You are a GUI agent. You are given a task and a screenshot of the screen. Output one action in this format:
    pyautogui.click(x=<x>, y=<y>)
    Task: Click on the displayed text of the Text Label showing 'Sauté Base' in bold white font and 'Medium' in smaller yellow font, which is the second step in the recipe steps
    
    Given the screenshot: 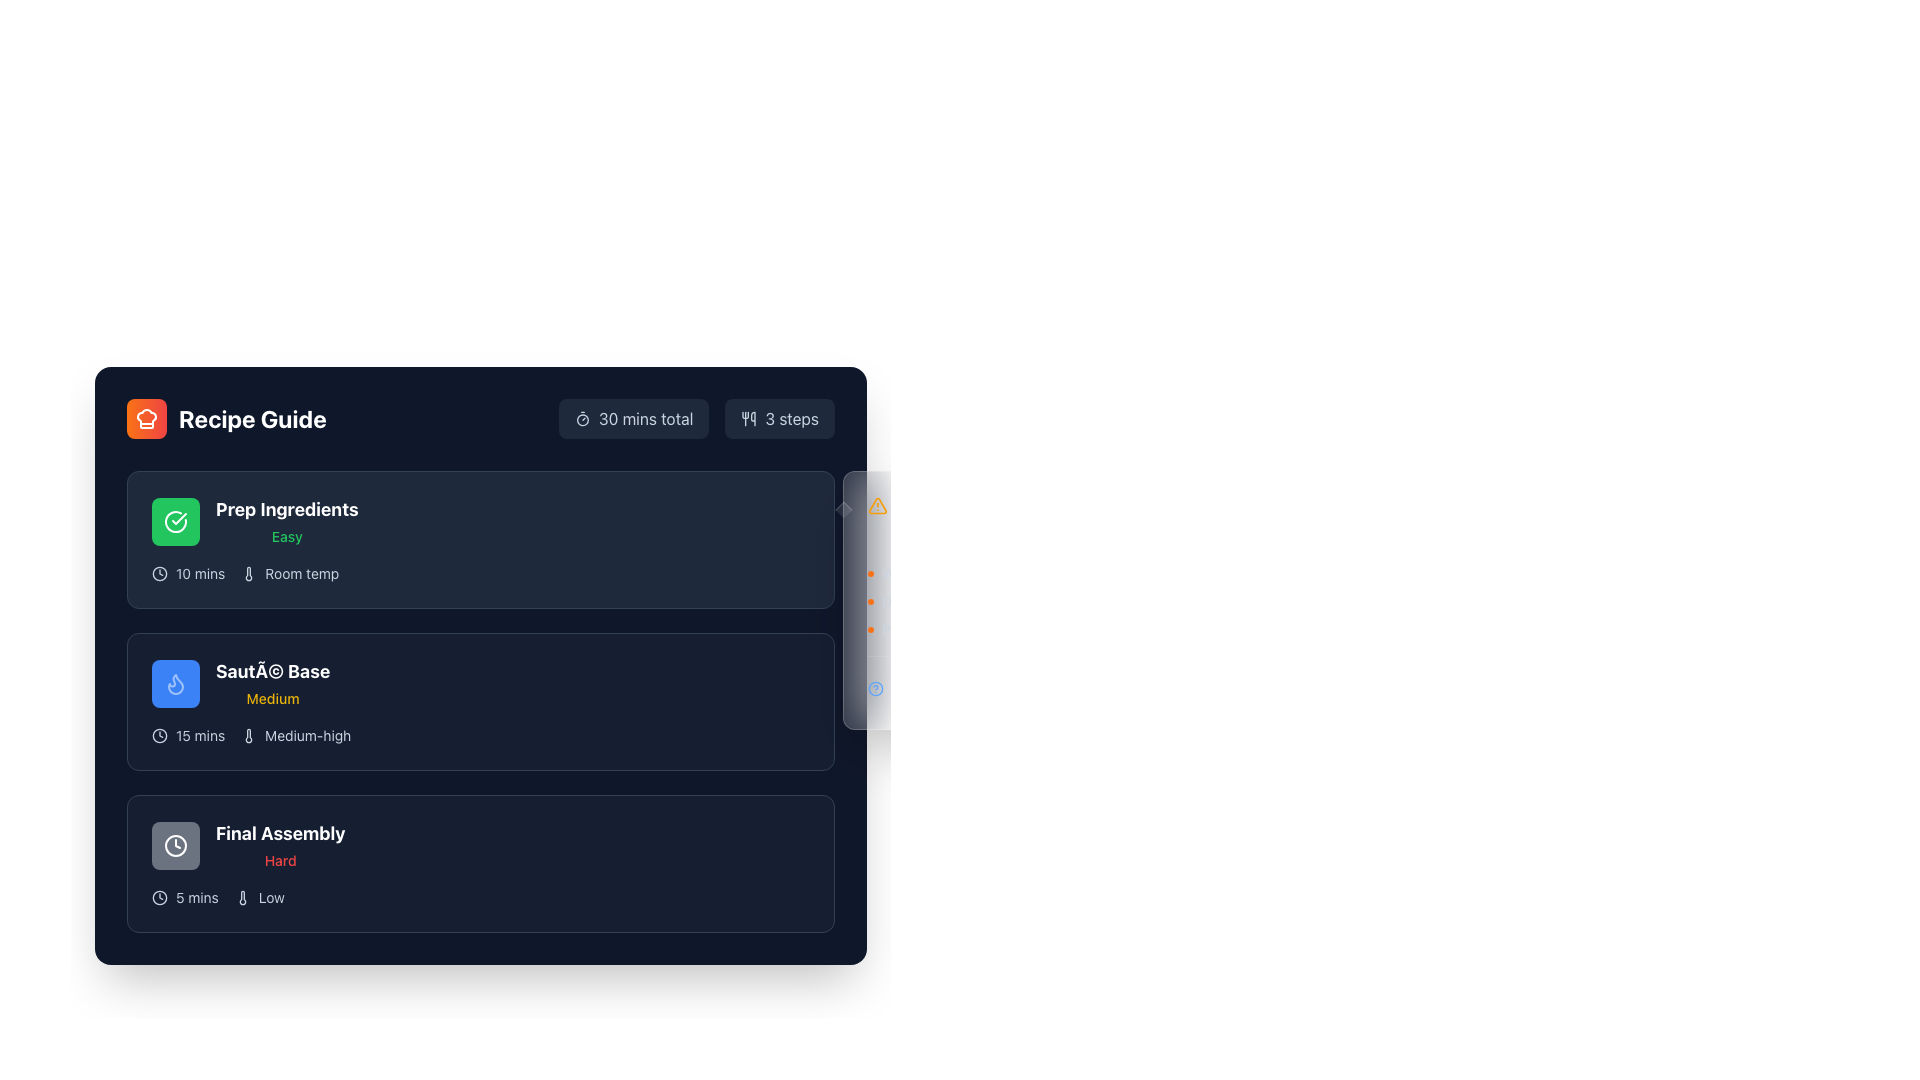 What is the action you would take?
    pyautogui.click(x=240, y=682)
    